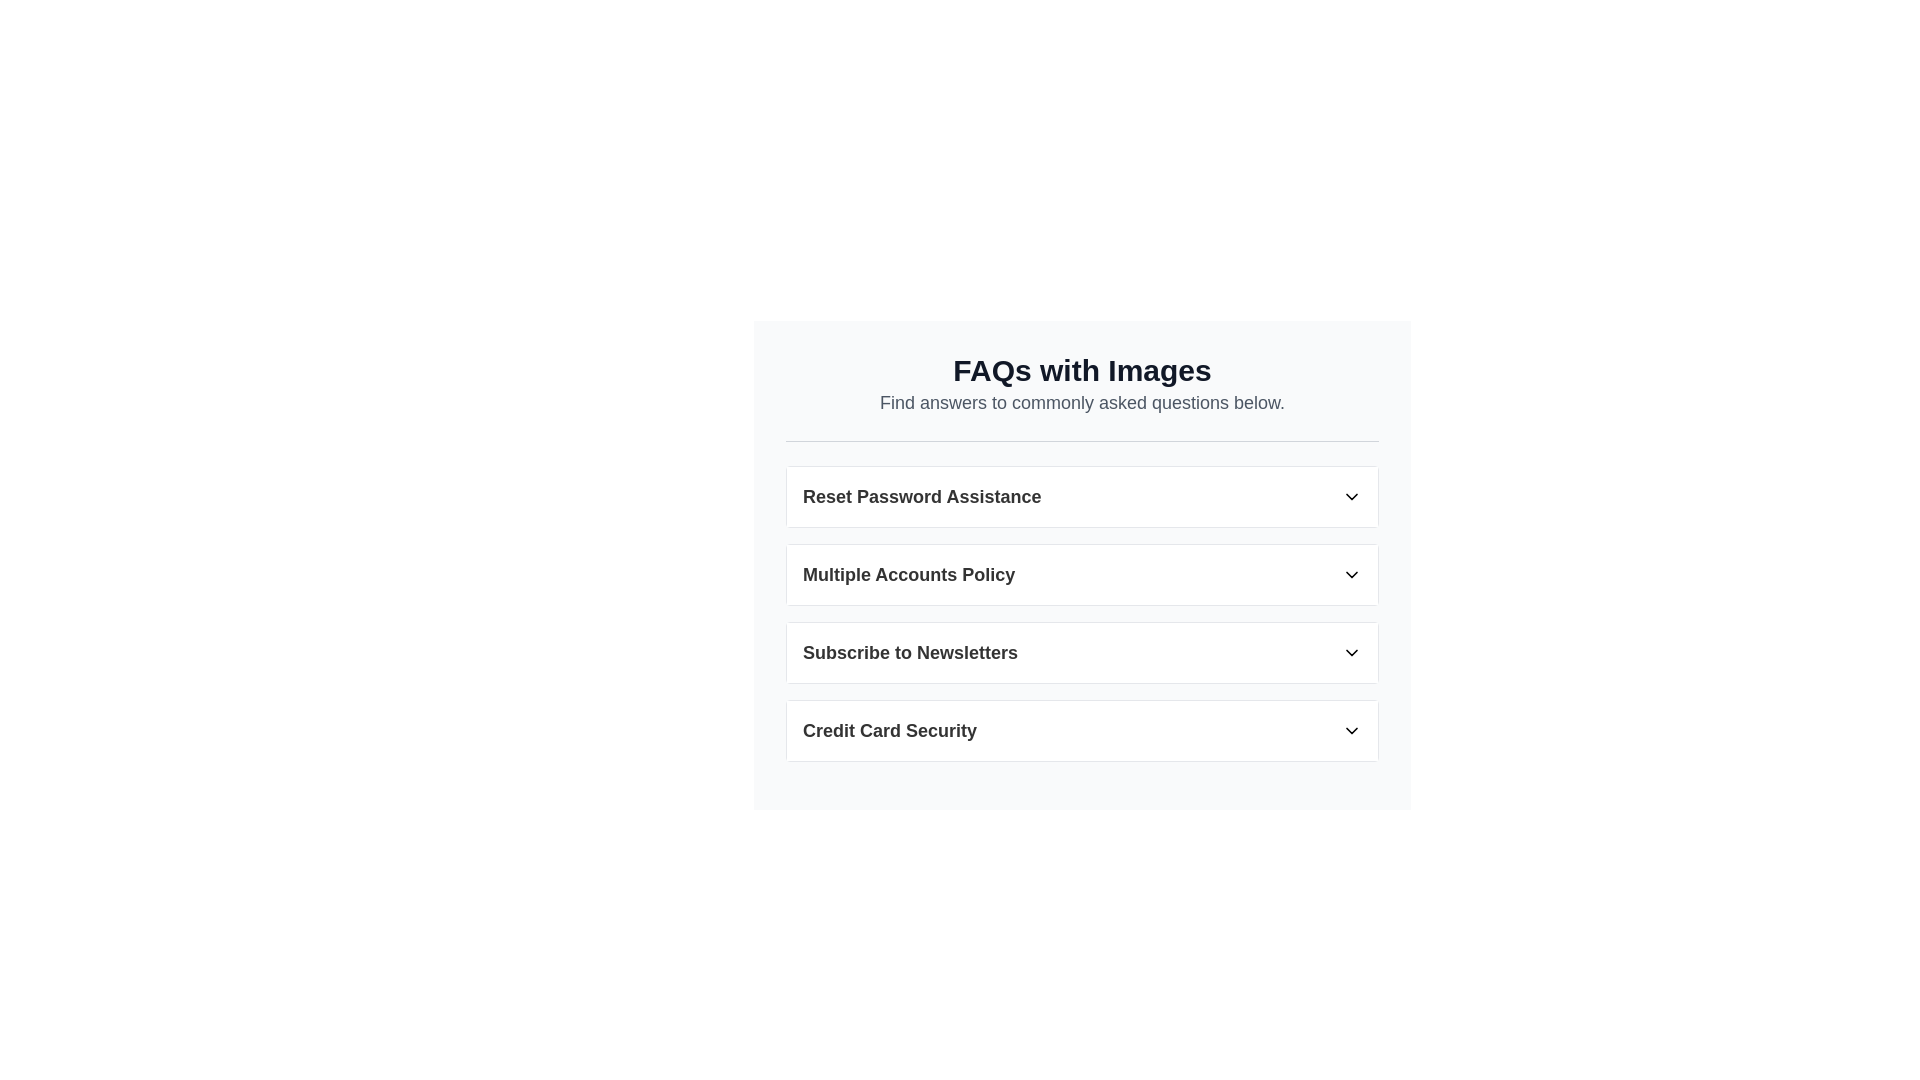 This screenshot has height=1080, width=1920. I want to click on the 'Multiple Accounts Policy' dropdown menu item, so click(1081, 600).